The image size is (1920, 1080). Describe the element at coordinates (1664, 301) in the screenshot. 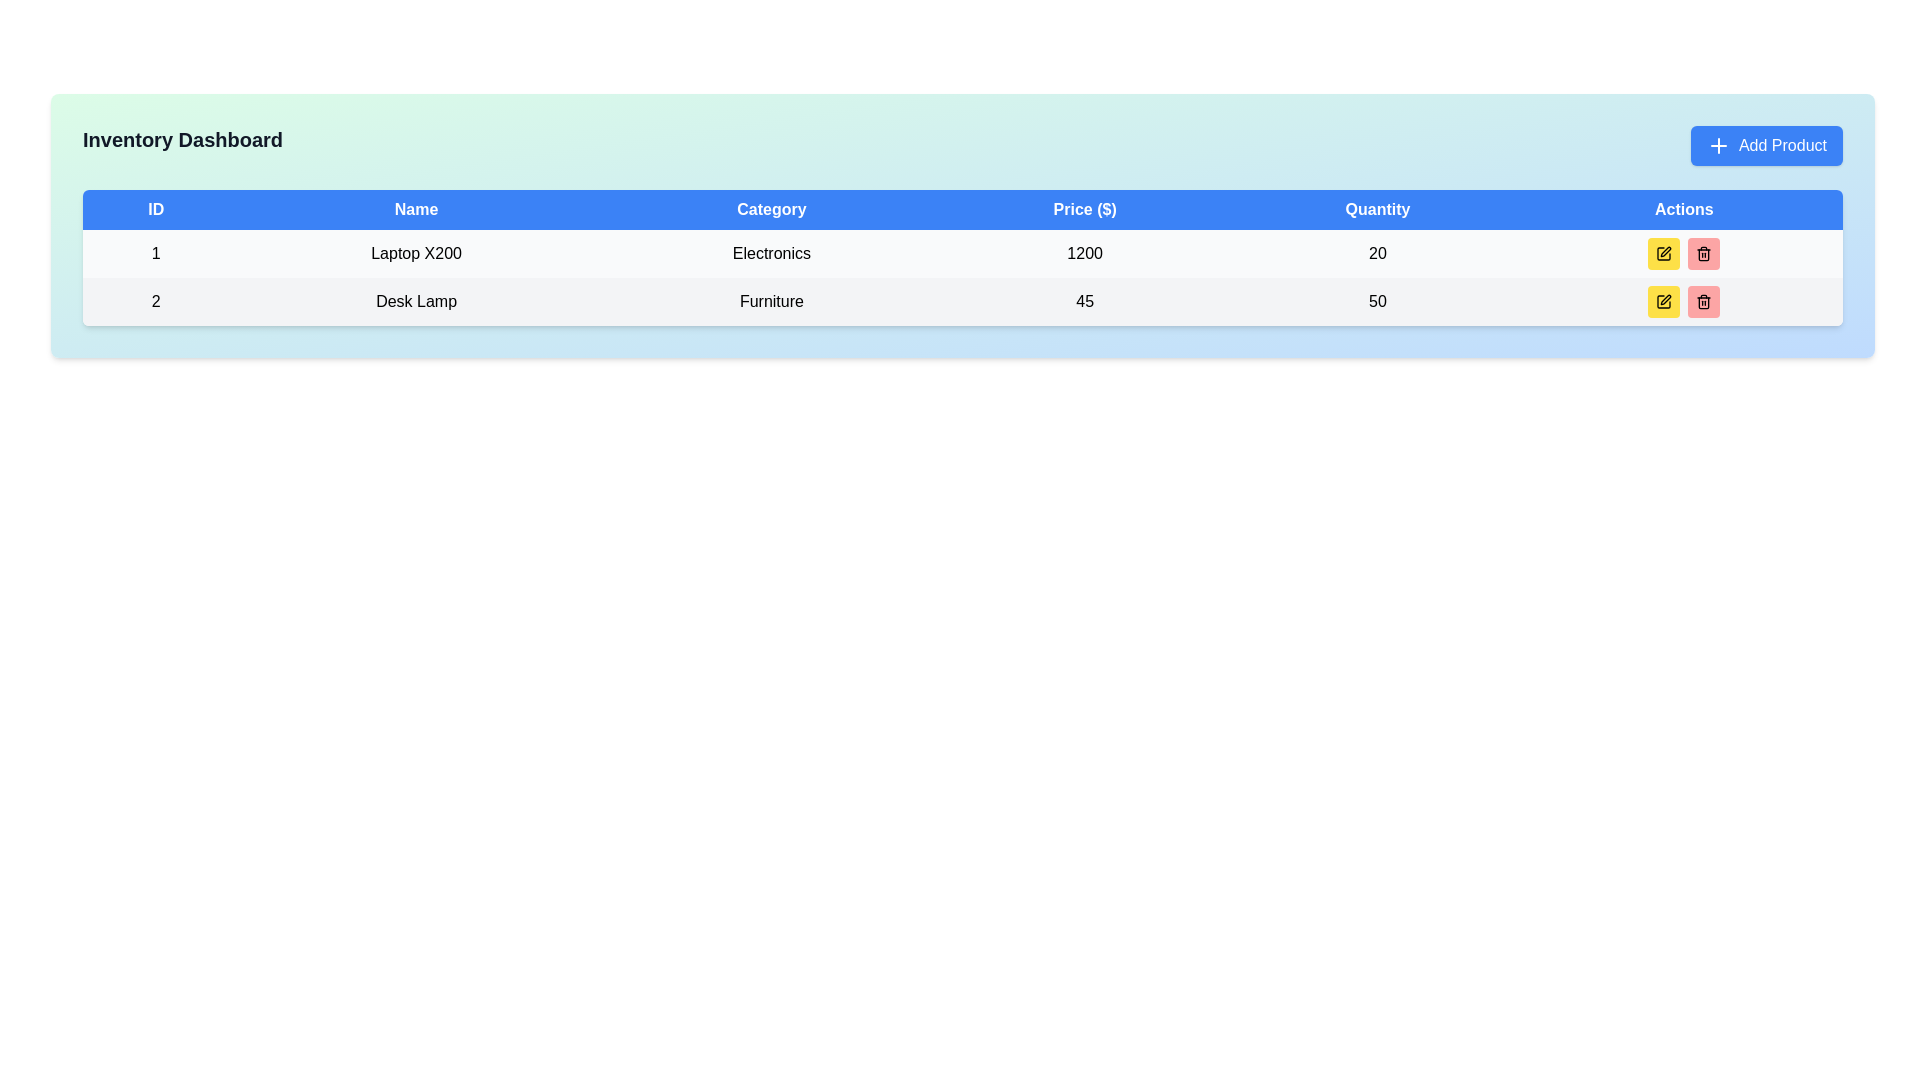

I see `the 'Edit' button in the Actions column of the table for the 'Desk Lamp' item to check for a tooltip` at that location.